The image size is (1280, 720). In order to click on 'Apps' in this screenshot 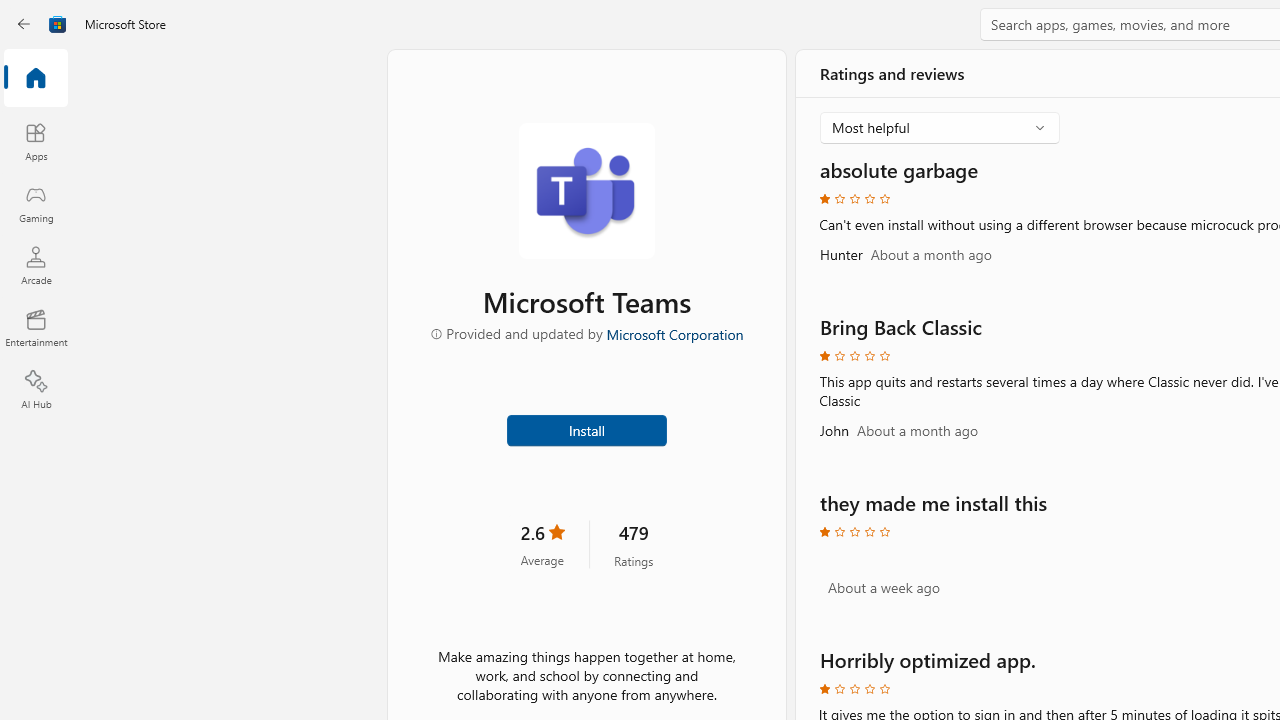, I will do `click(35, 140)`.